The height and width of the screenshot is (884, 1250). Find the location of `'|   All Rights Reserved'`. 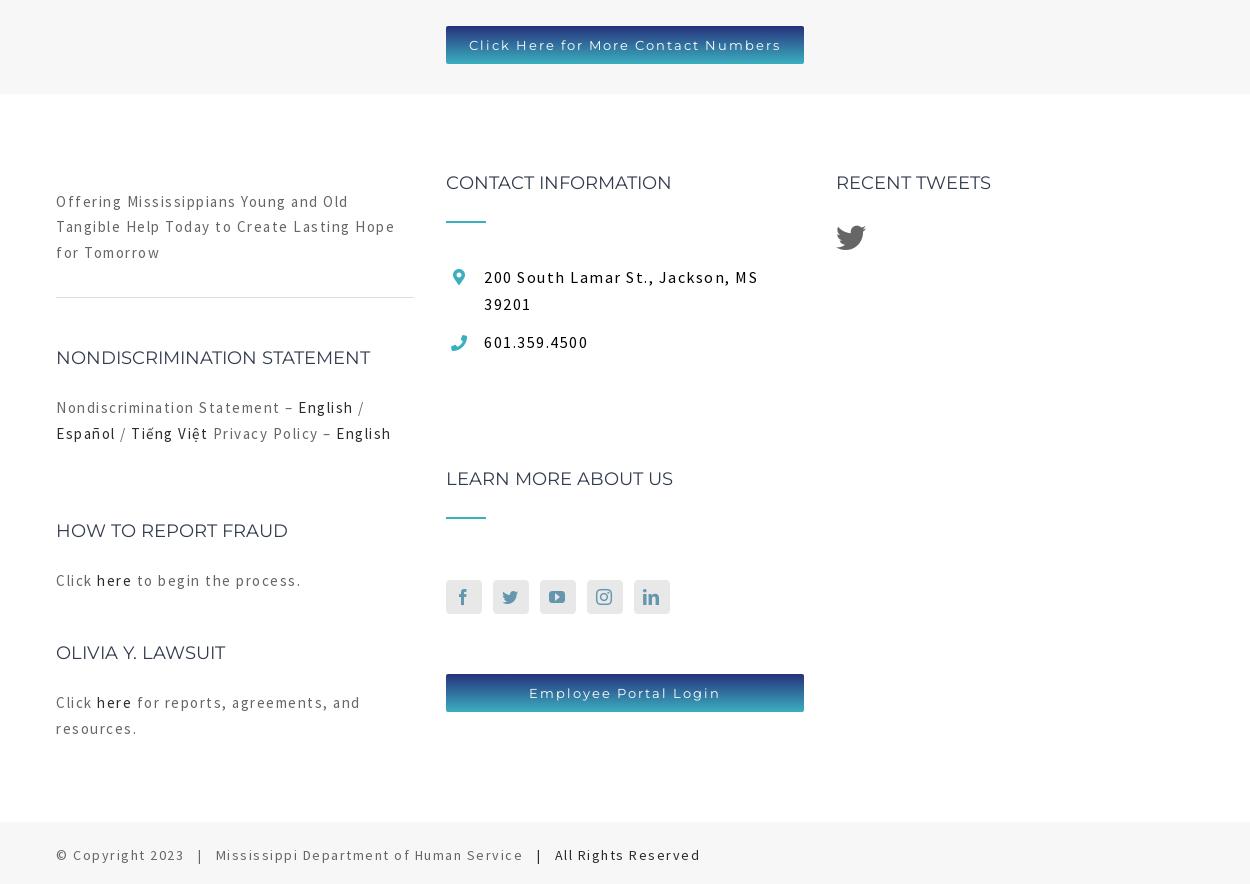

'|   All Rights Reserved' is located at coordinates (617, 853).